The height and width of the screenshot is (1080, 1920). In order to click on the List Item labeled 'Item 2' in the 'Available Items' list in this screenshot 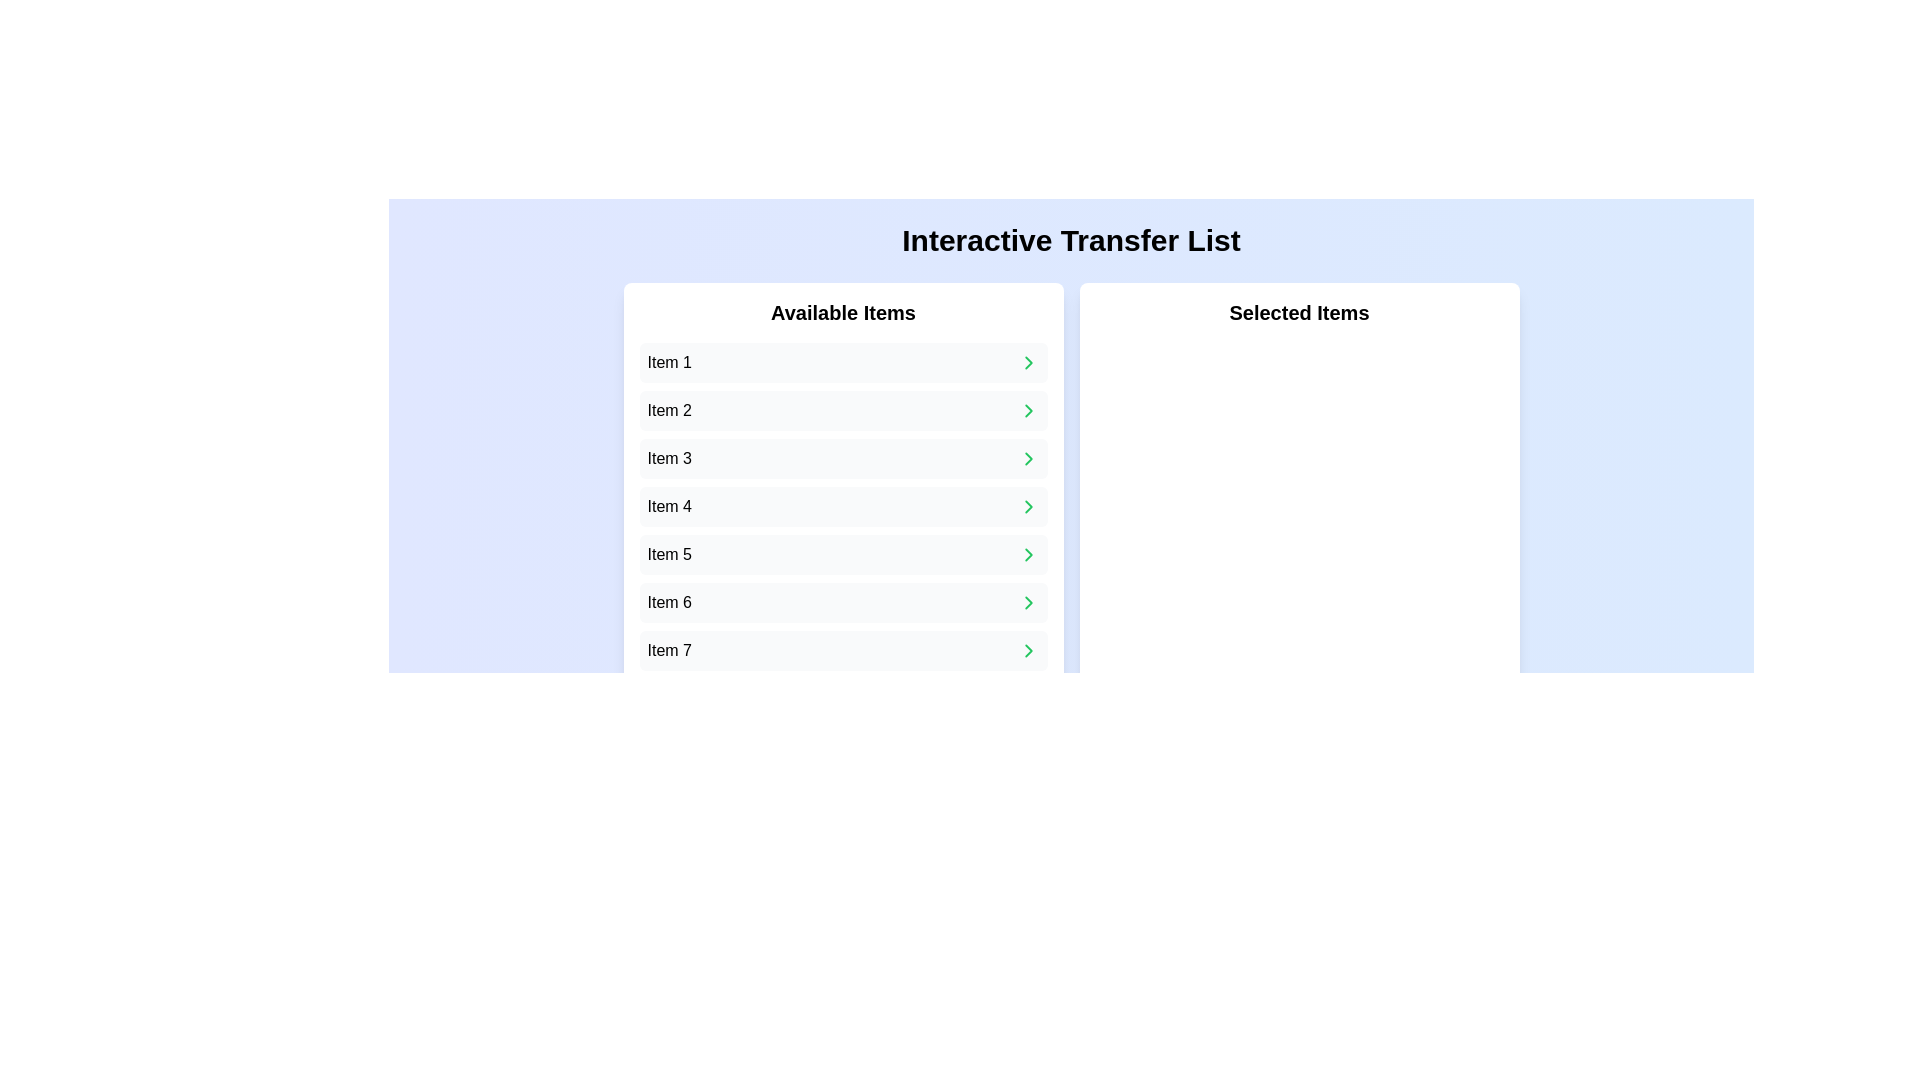, I will do `click(843, 410)`.